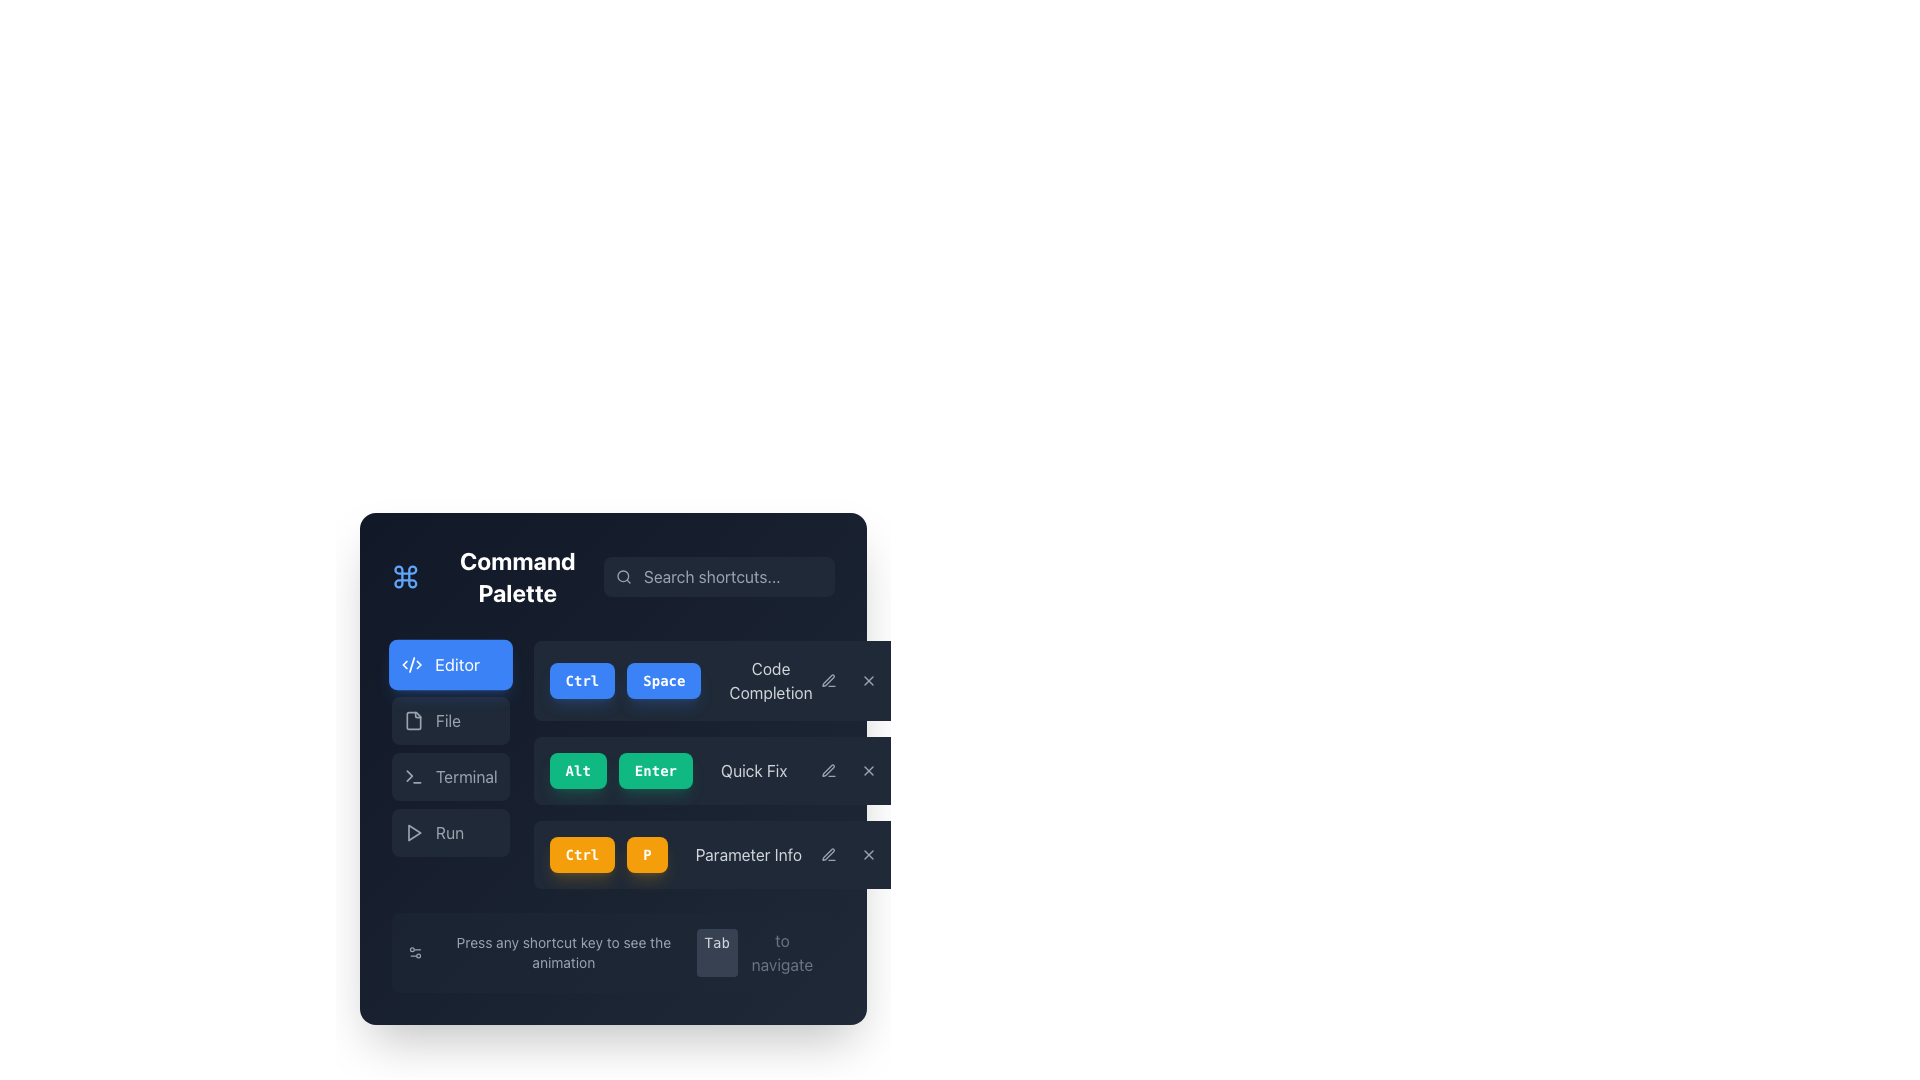 Image resolution: width=1920 pixels, height=1080 pixels. Describe the element at coordinates (517, 577) in the screenshot. I see `the static text label that serves as a title or header for the current section, positioned to the right of a command icon and aligned to the left of a search input field` at that location.